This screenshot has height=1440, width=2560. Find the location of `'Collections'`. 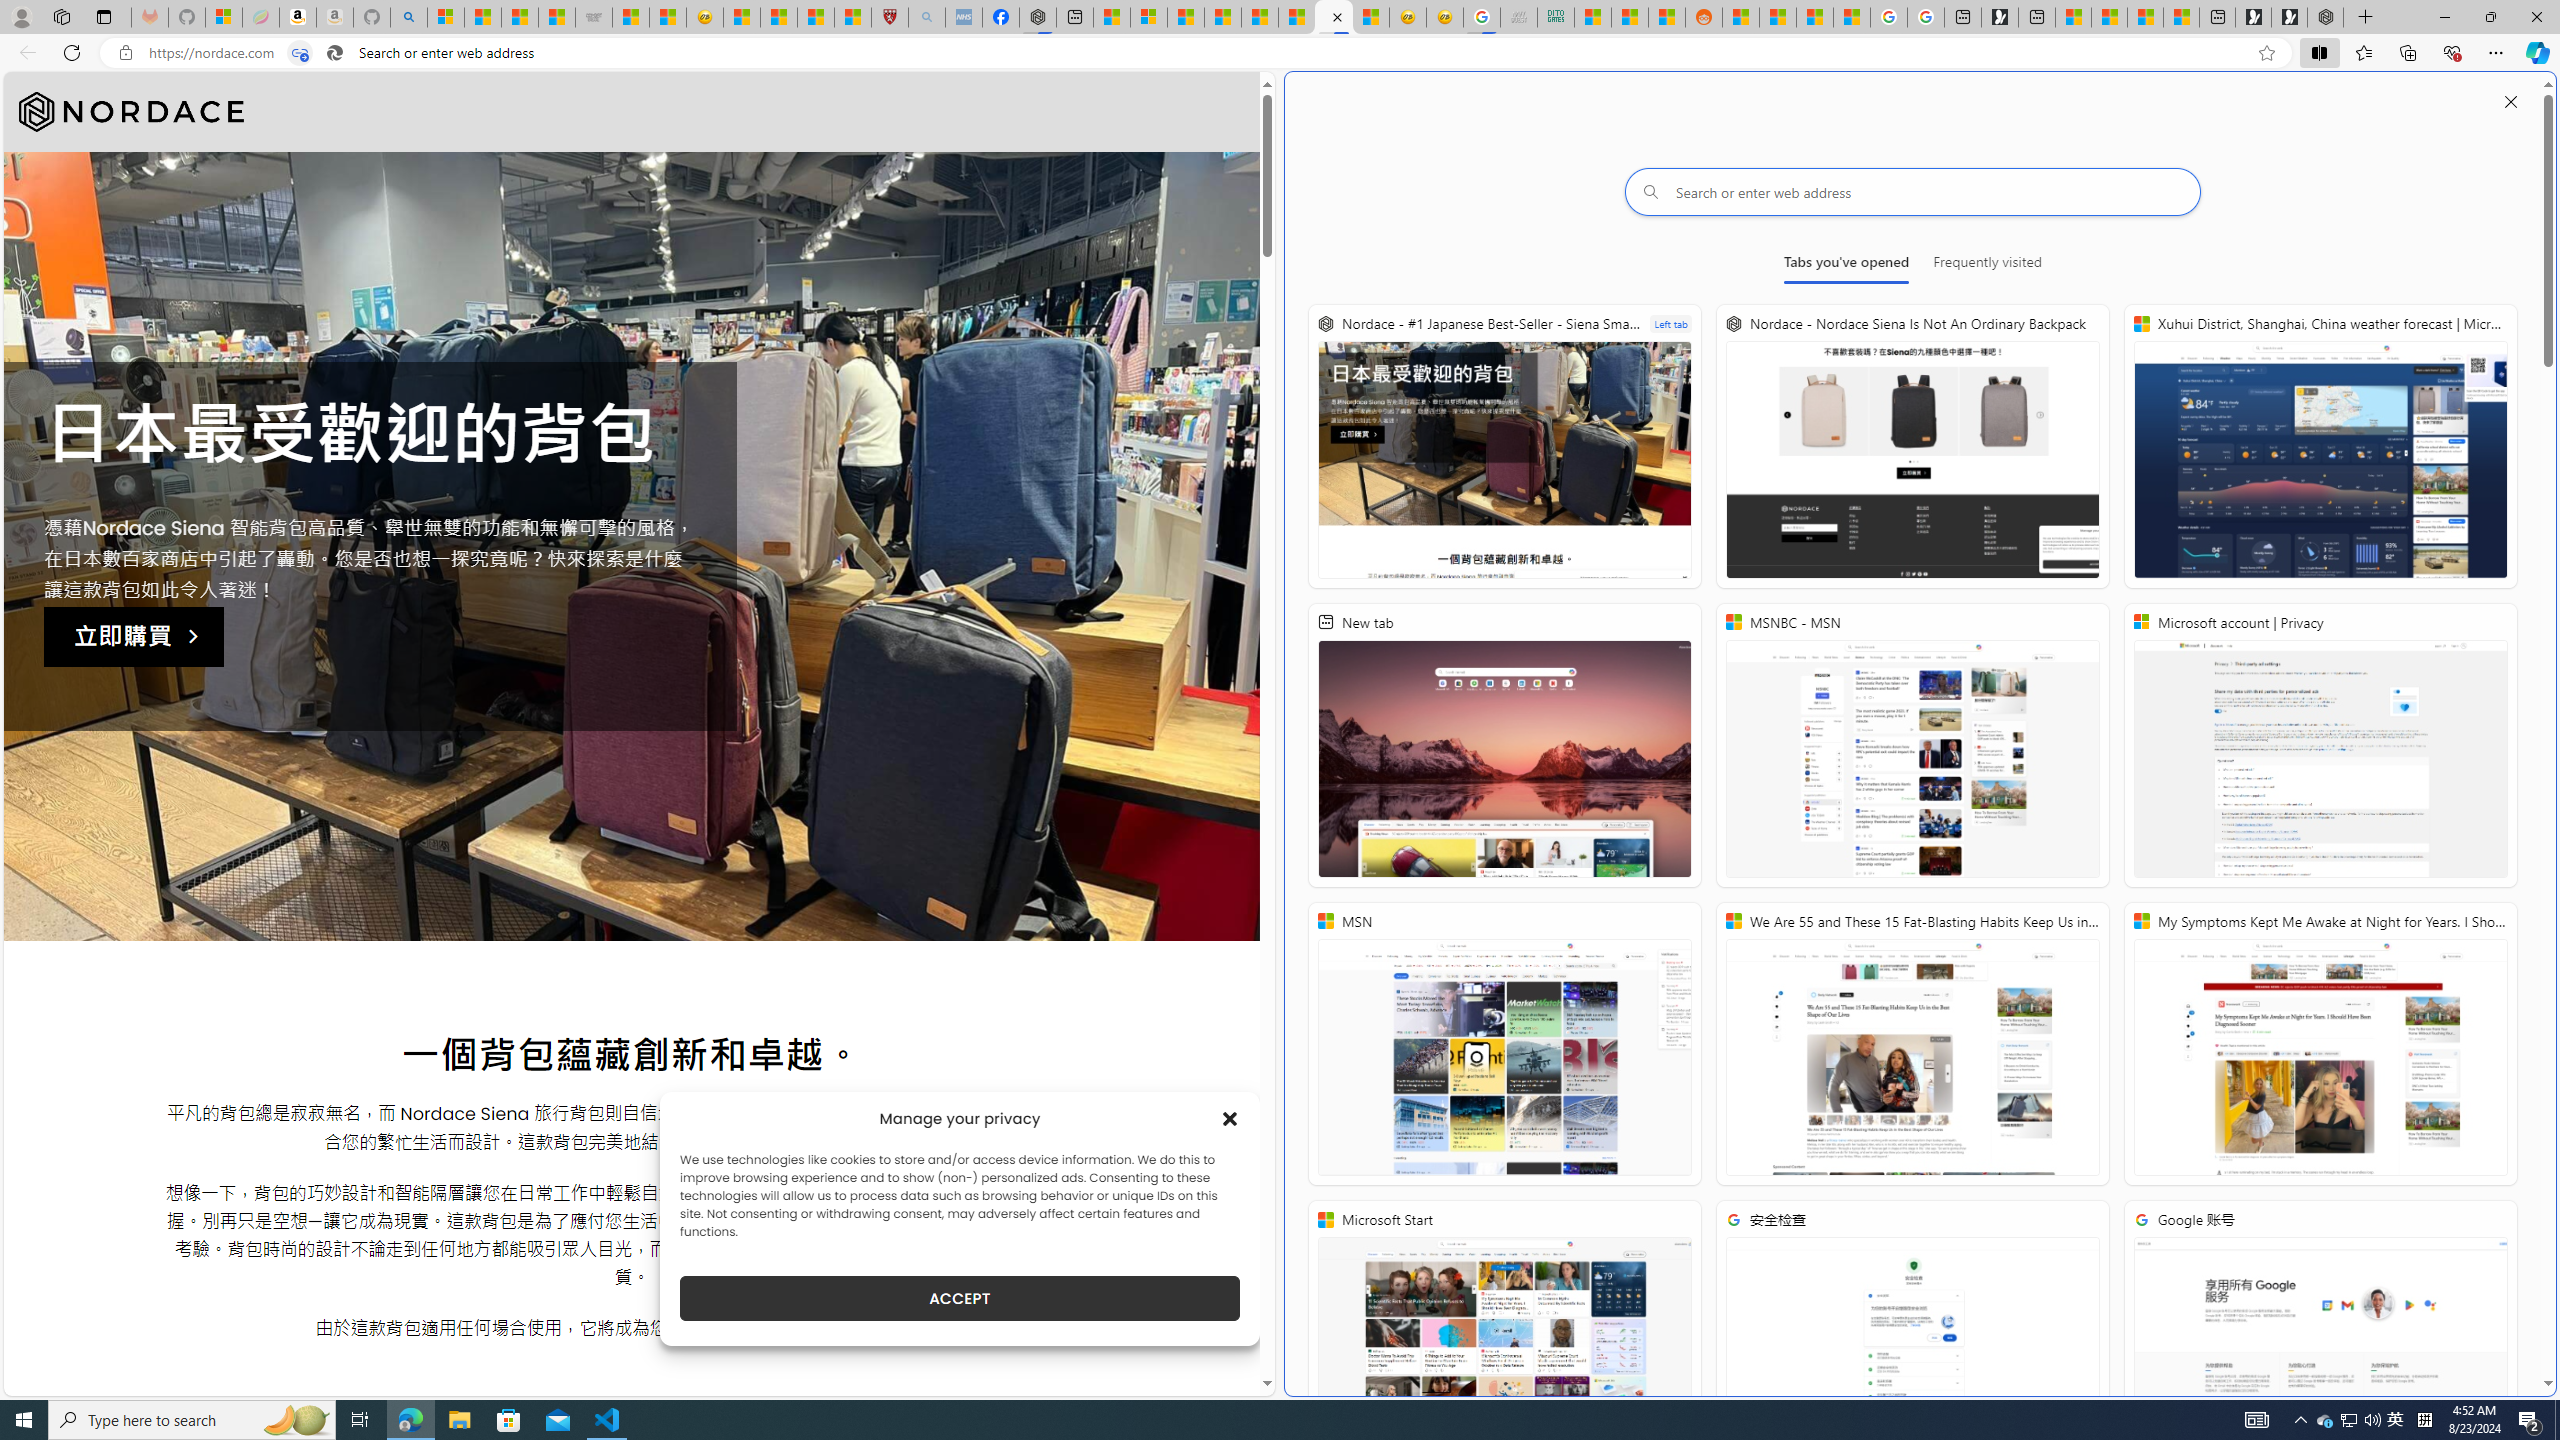

'Collections' is located at coordinates (2406, 51).